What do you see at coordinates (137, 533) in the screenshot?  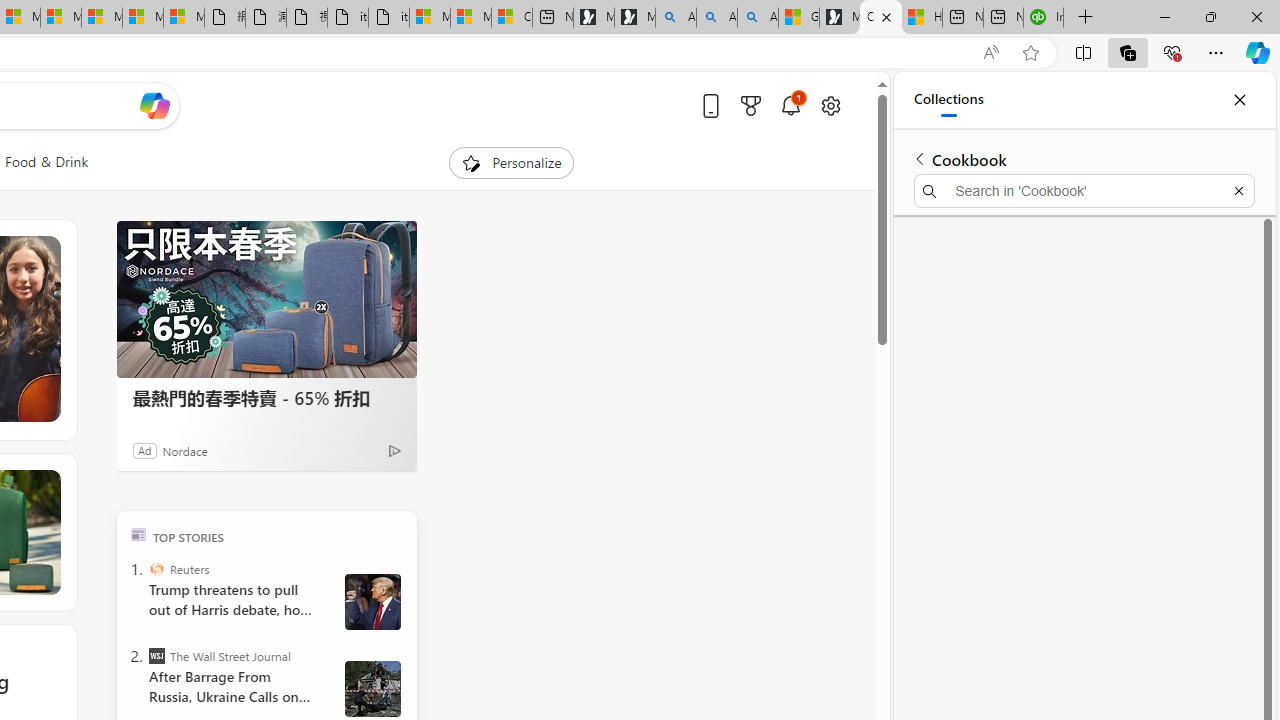 I see `'TOP'` at bounding box center [137, 533].